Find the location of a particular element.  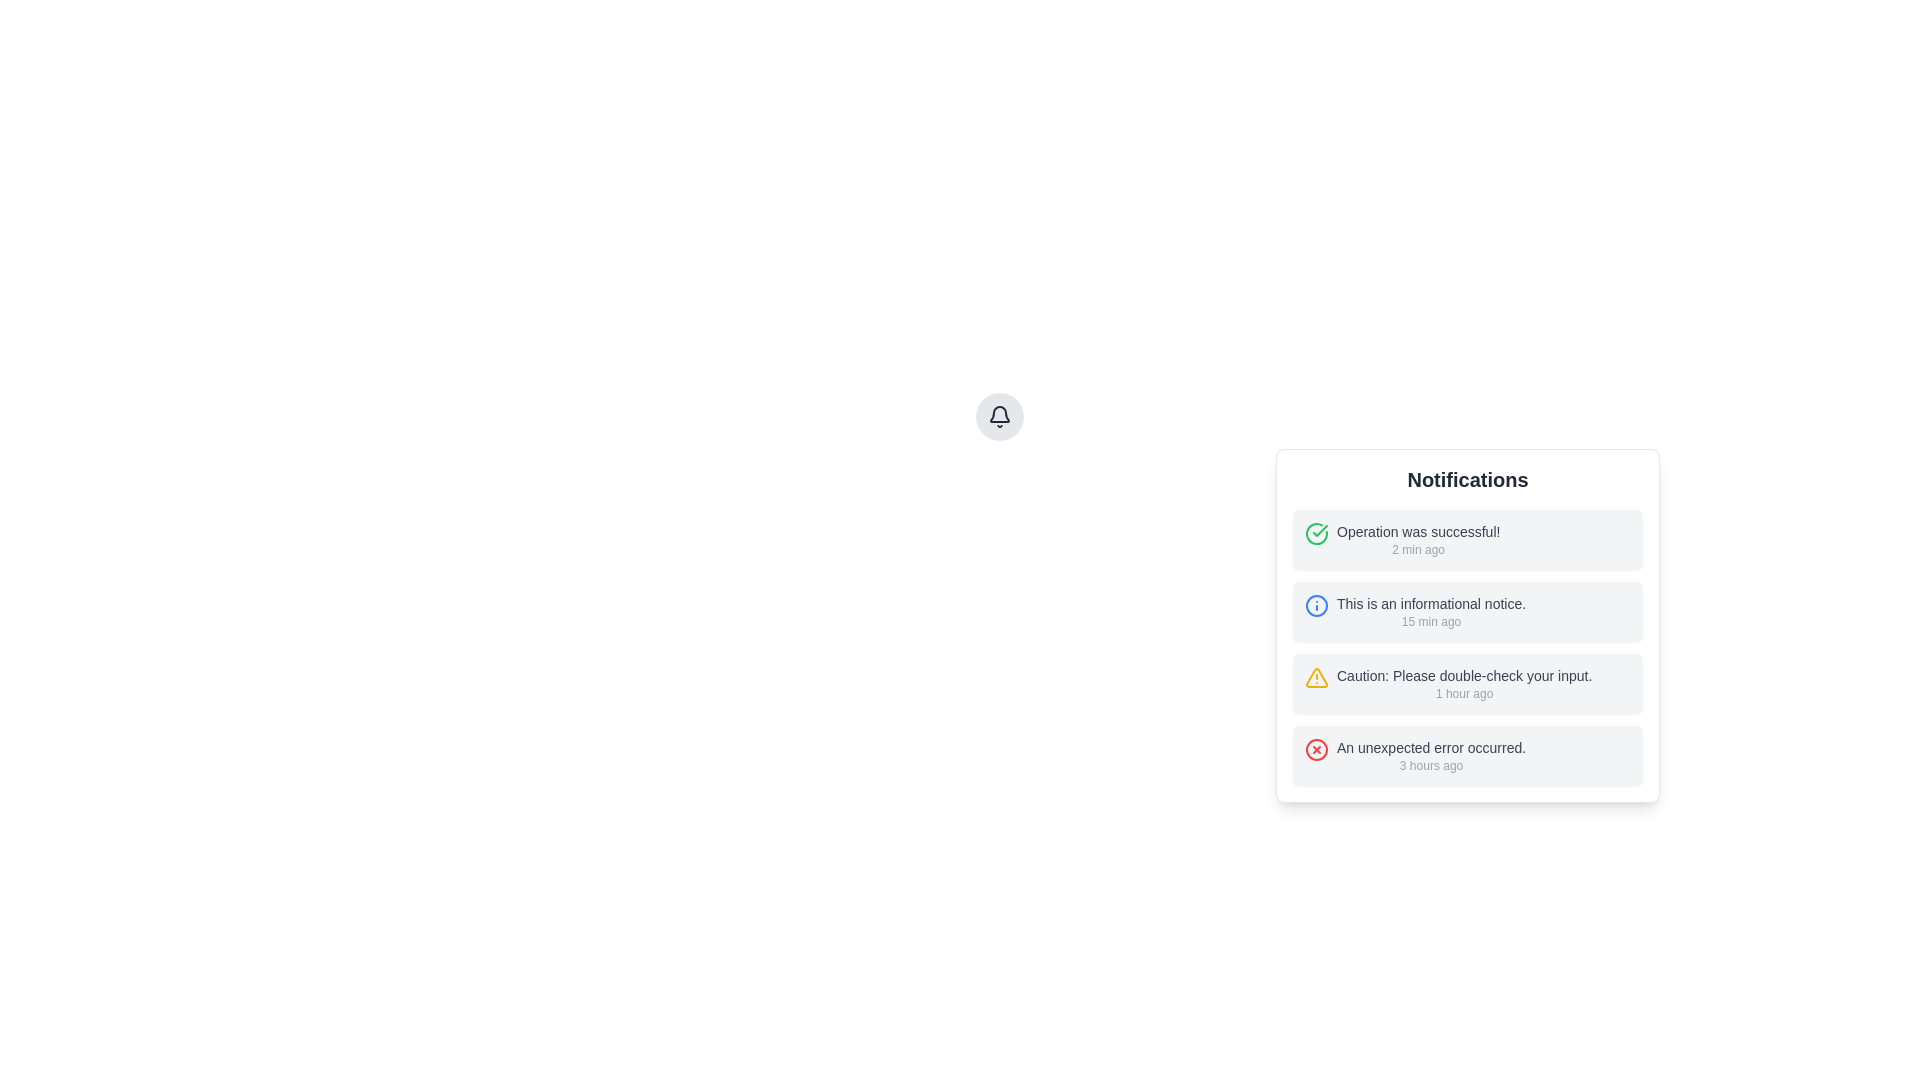

the green circular icon with a checkmark inside, which indicates a completed state, located within the notification card that reads 'Operation was successful! 2 min ago.' is located at coordinates (1316, 532).